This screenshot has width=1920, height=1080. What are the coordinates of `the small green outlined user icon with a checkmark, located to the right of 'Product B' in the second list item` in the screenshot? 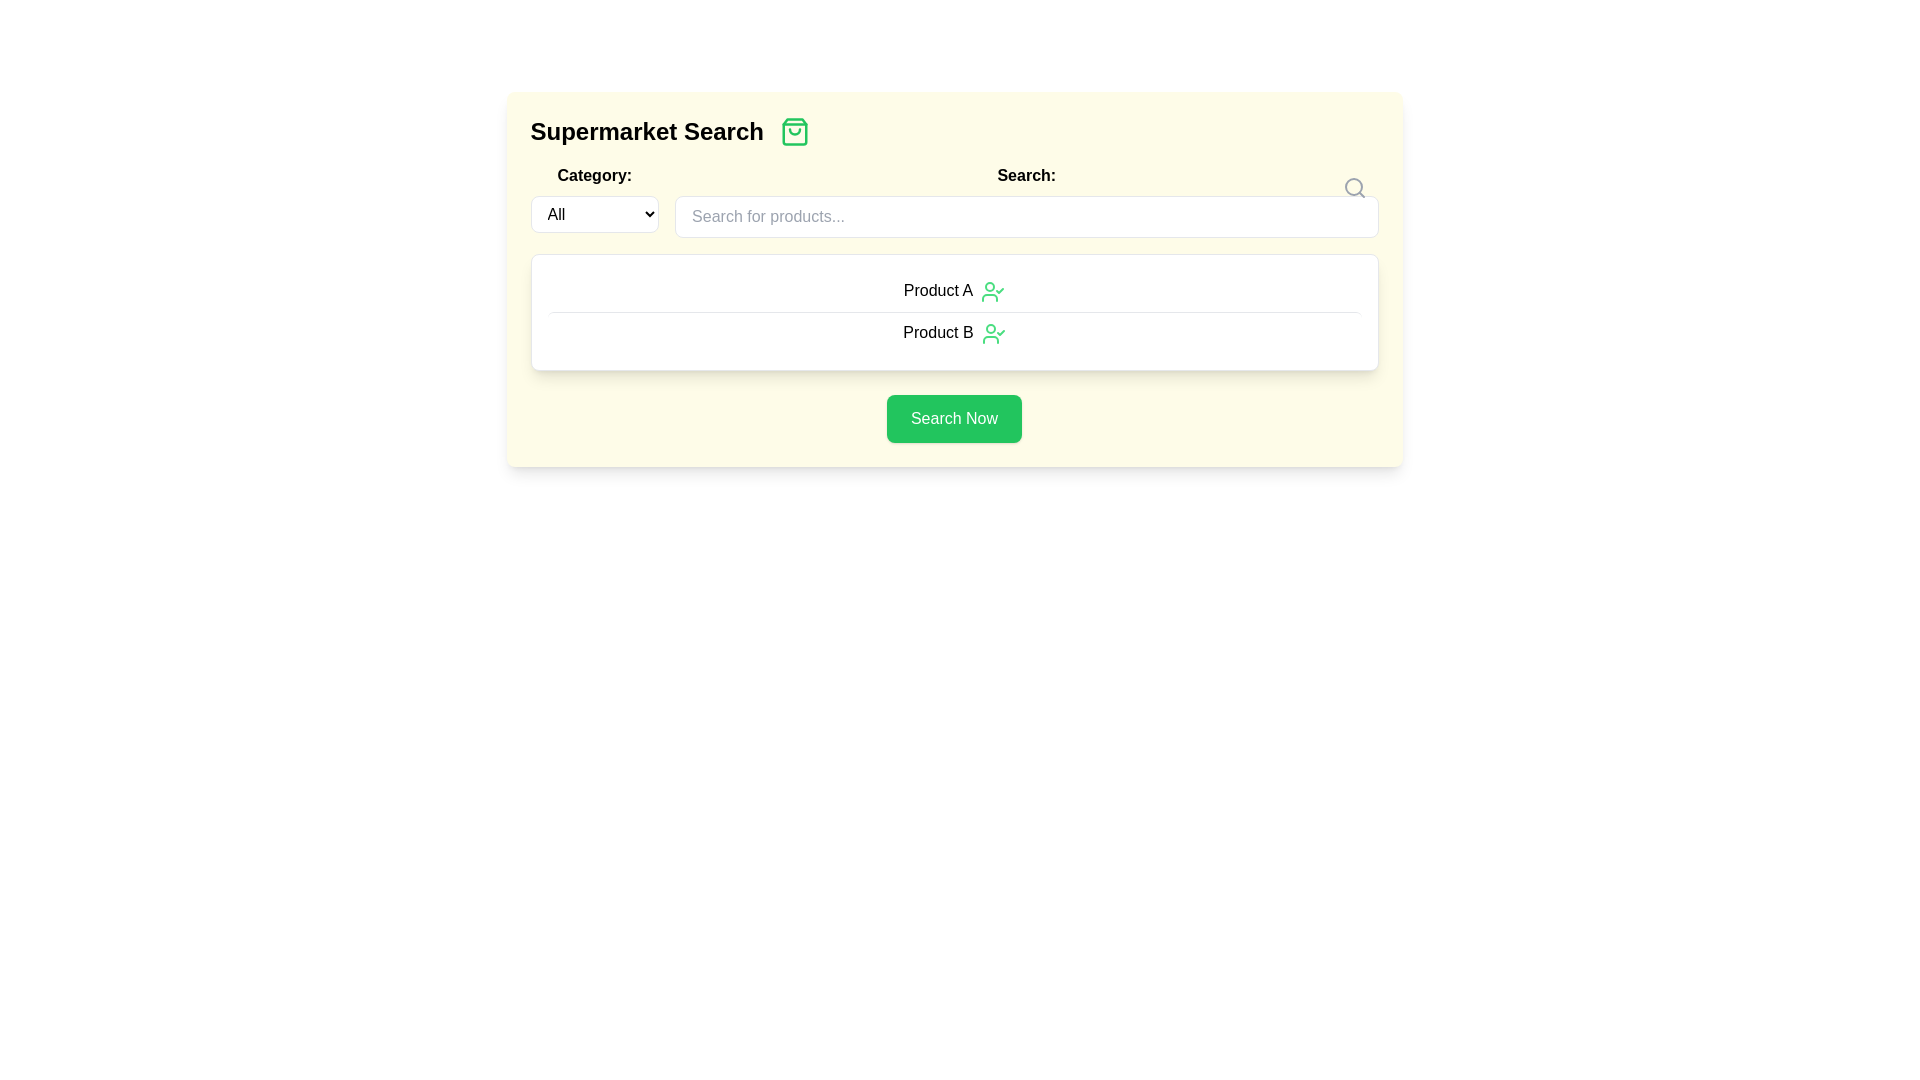 It's located at (993, 332).